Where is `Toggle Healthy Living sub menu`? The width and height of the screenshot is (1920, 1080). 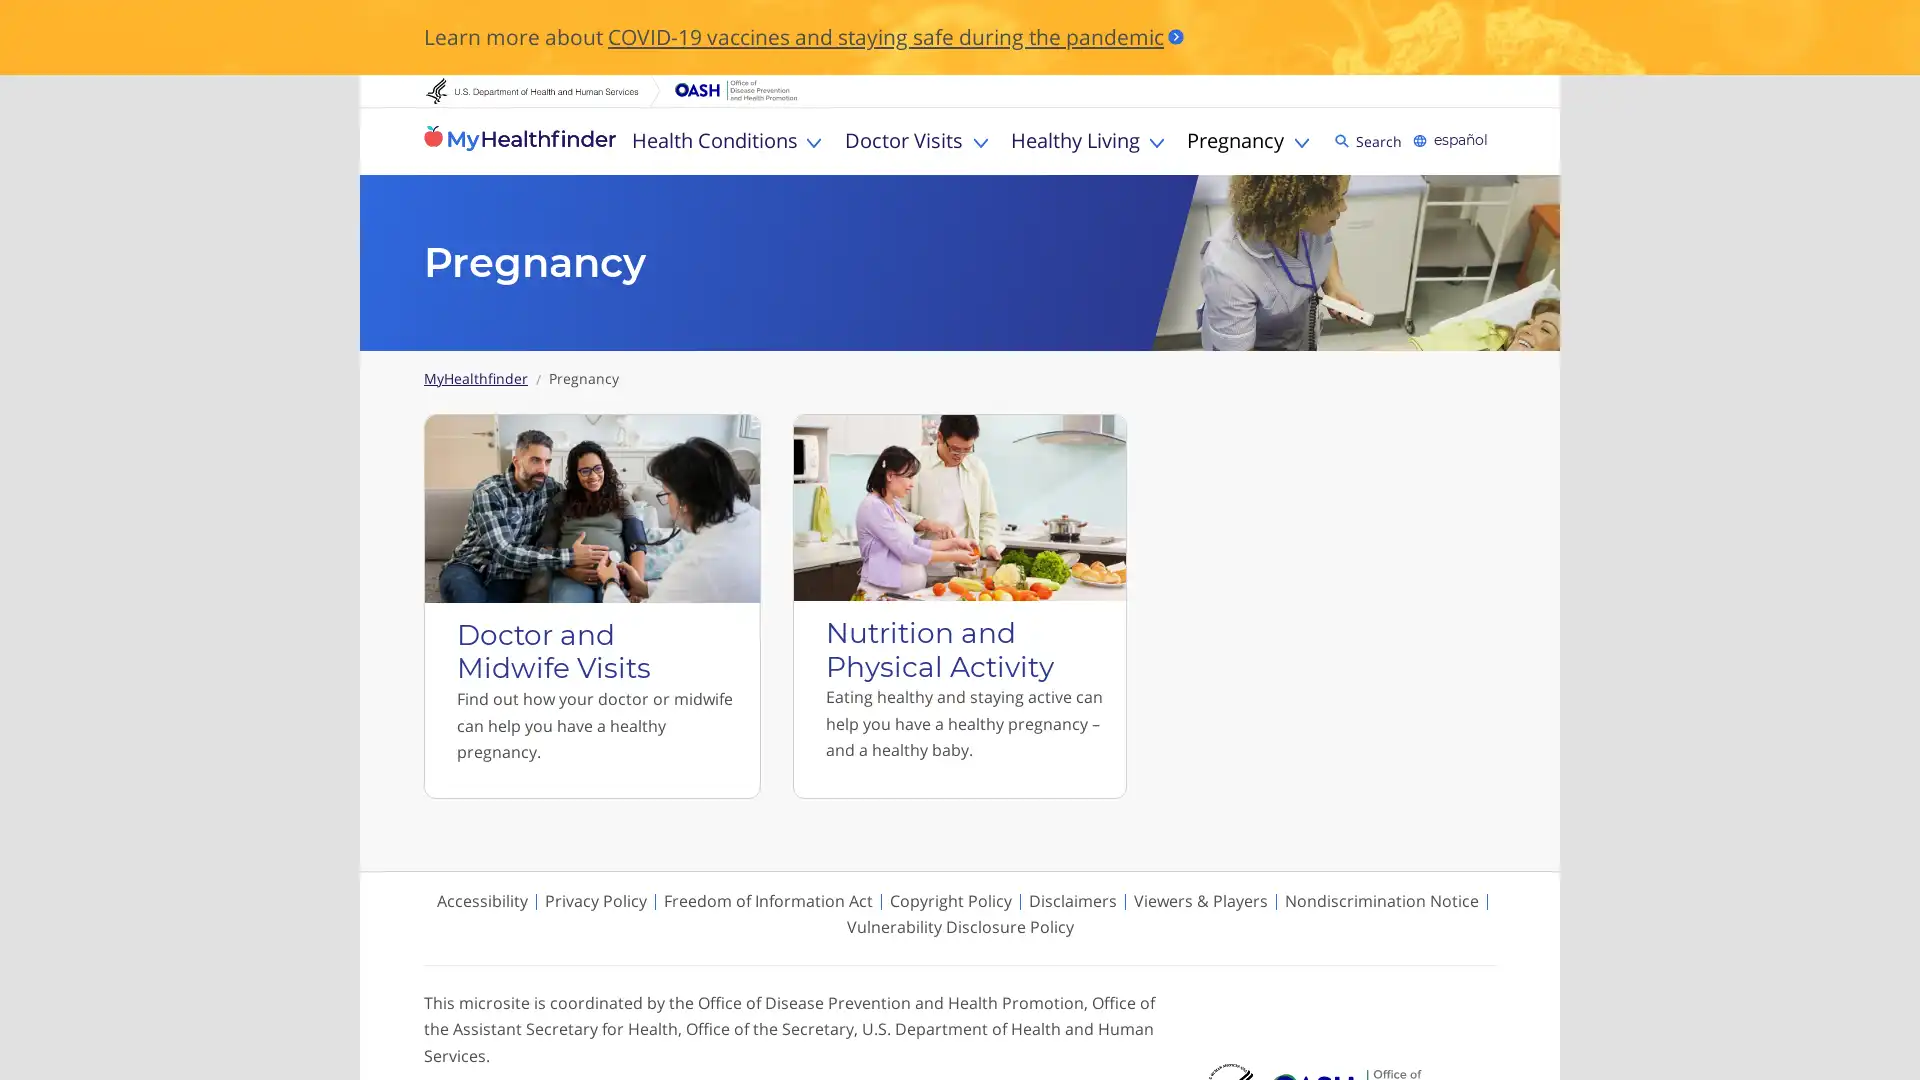
Toggle Healthy Living sub menu is located at coordinates (1156, 140).